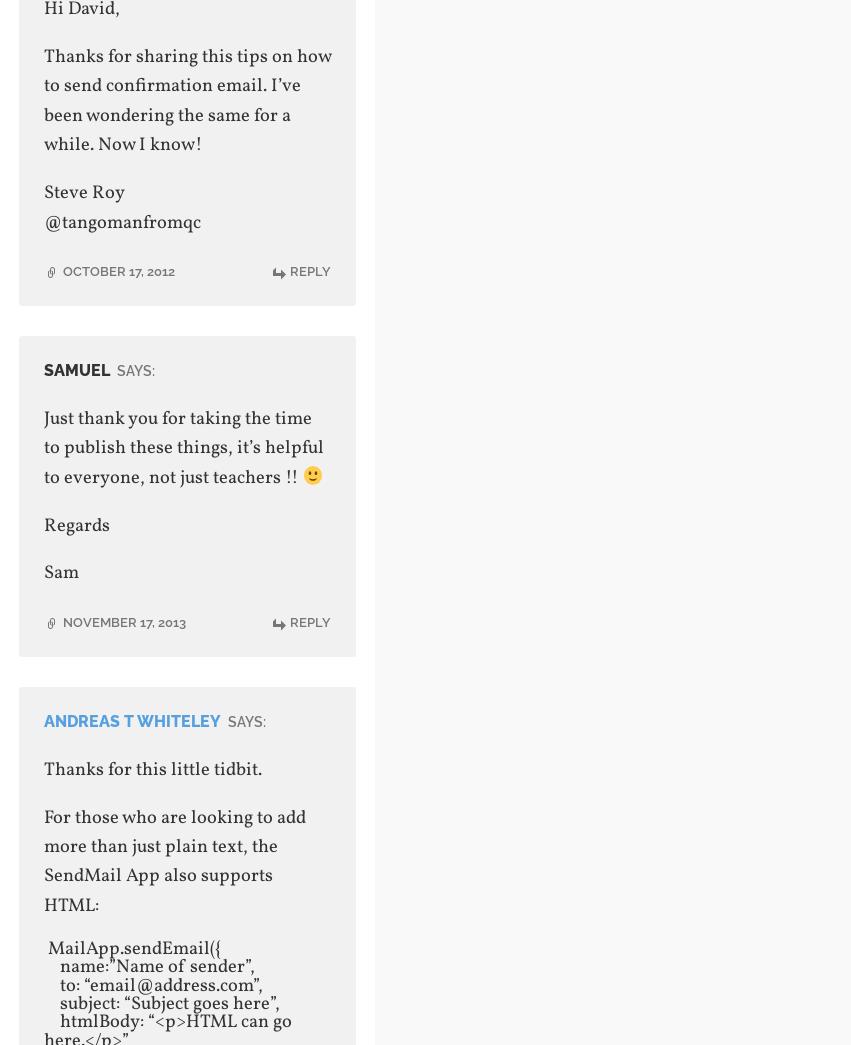 This screenshot has height=1045, width=851. I want to click on 'Steve Roy', so click(82, 193).